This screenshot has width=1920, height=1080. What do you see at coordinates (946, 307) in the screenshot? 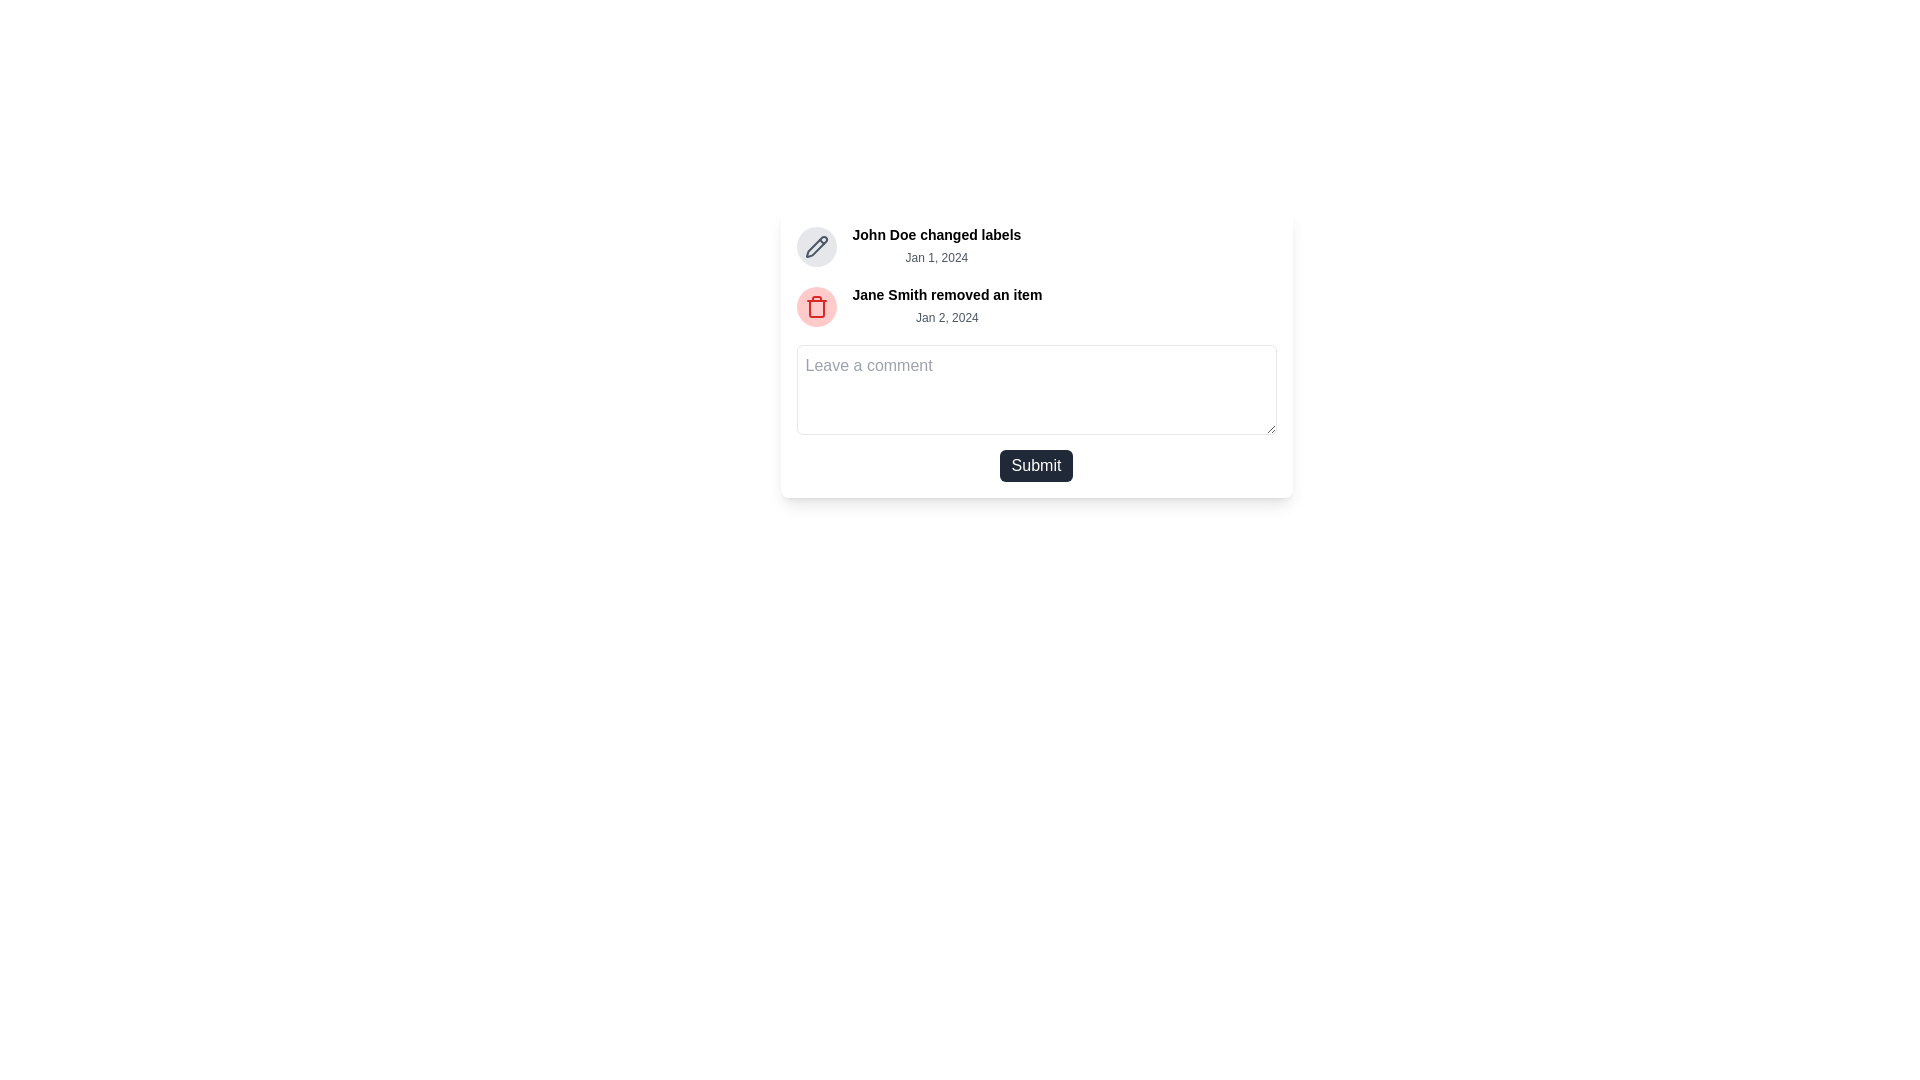
I see `the text block displaying 'Jane Smith removed an item' and 'Jan 2, 2024', which is located below the 'John Doe changed labels' entry` at bounding box center [946, 307].